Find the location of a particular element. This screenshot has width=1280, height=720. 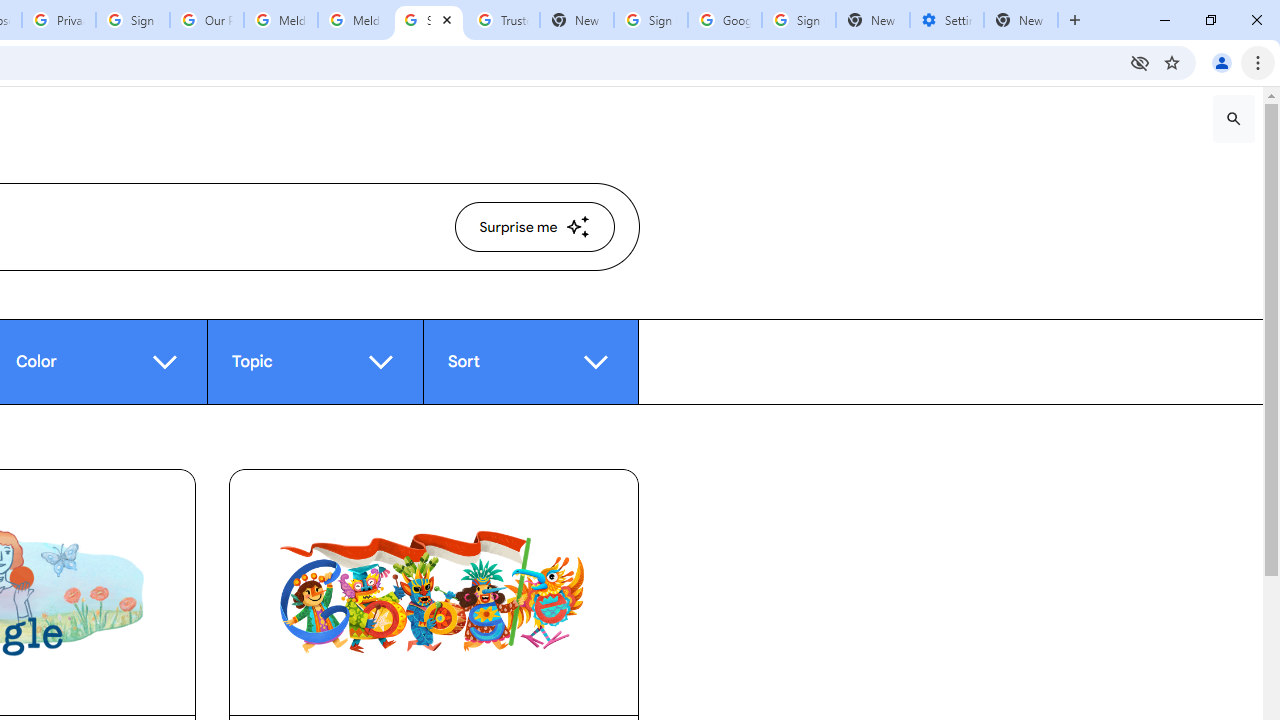

'Indonesia Independence Day 2024' is located at coordinates (432, 591).